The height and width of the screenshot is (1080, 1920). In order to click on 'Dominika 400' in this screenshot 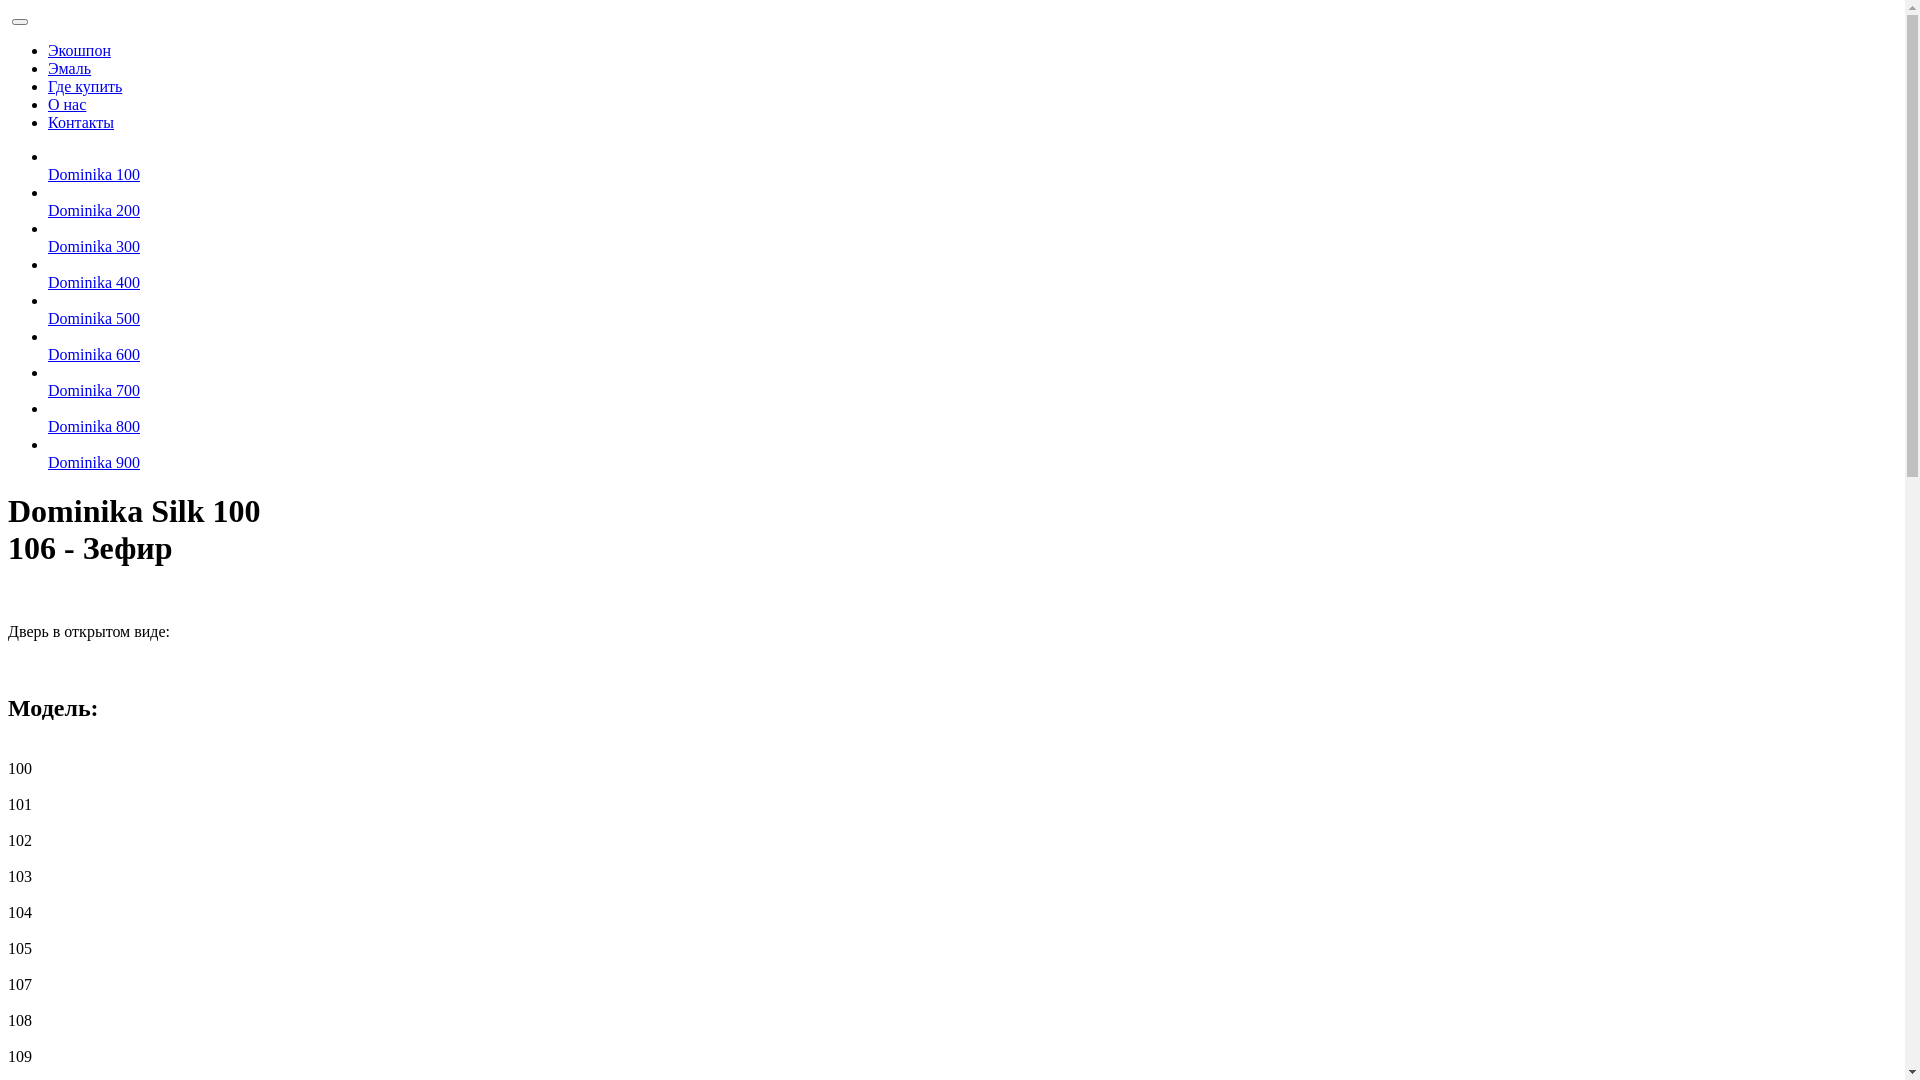, I will do `click(93, 282)`.